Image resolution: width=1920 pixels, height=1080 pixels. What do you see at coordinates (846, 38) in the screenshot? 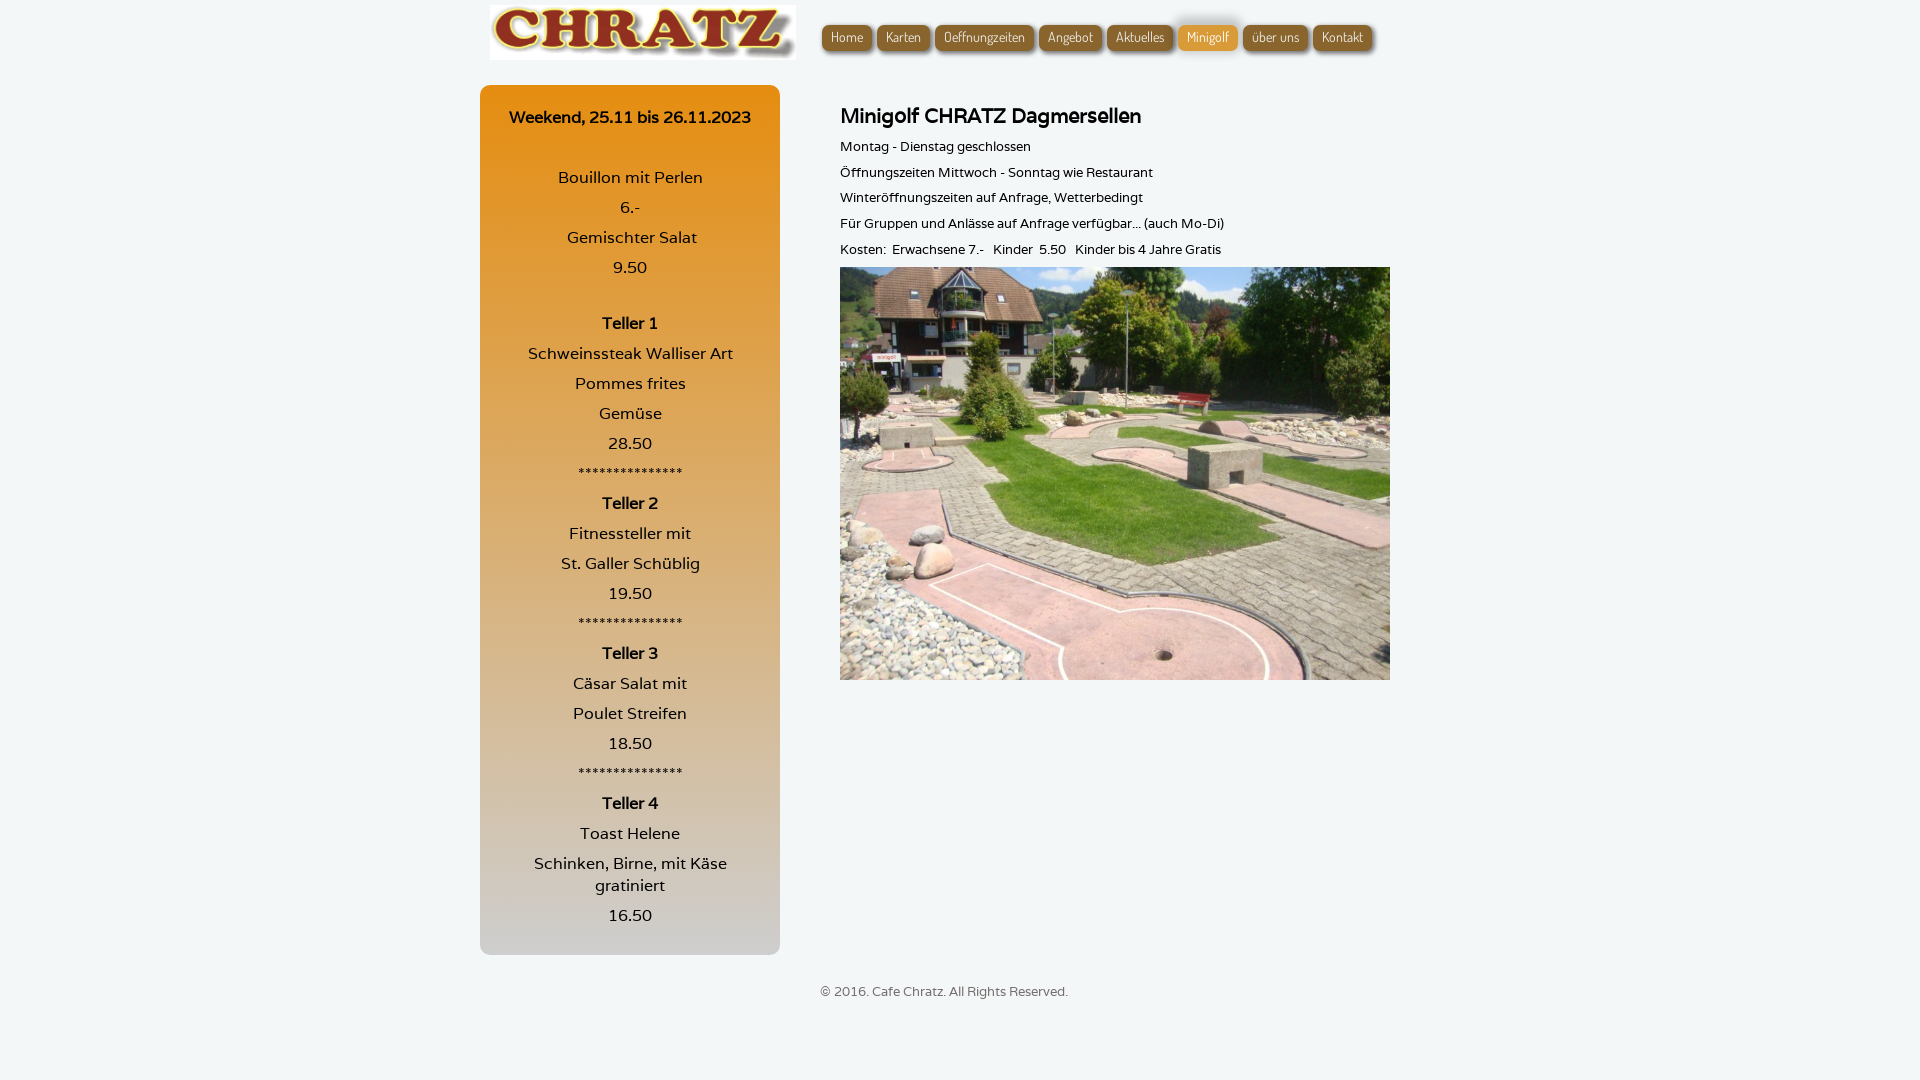
I see `'Home'` at bounding box center [846, 38].